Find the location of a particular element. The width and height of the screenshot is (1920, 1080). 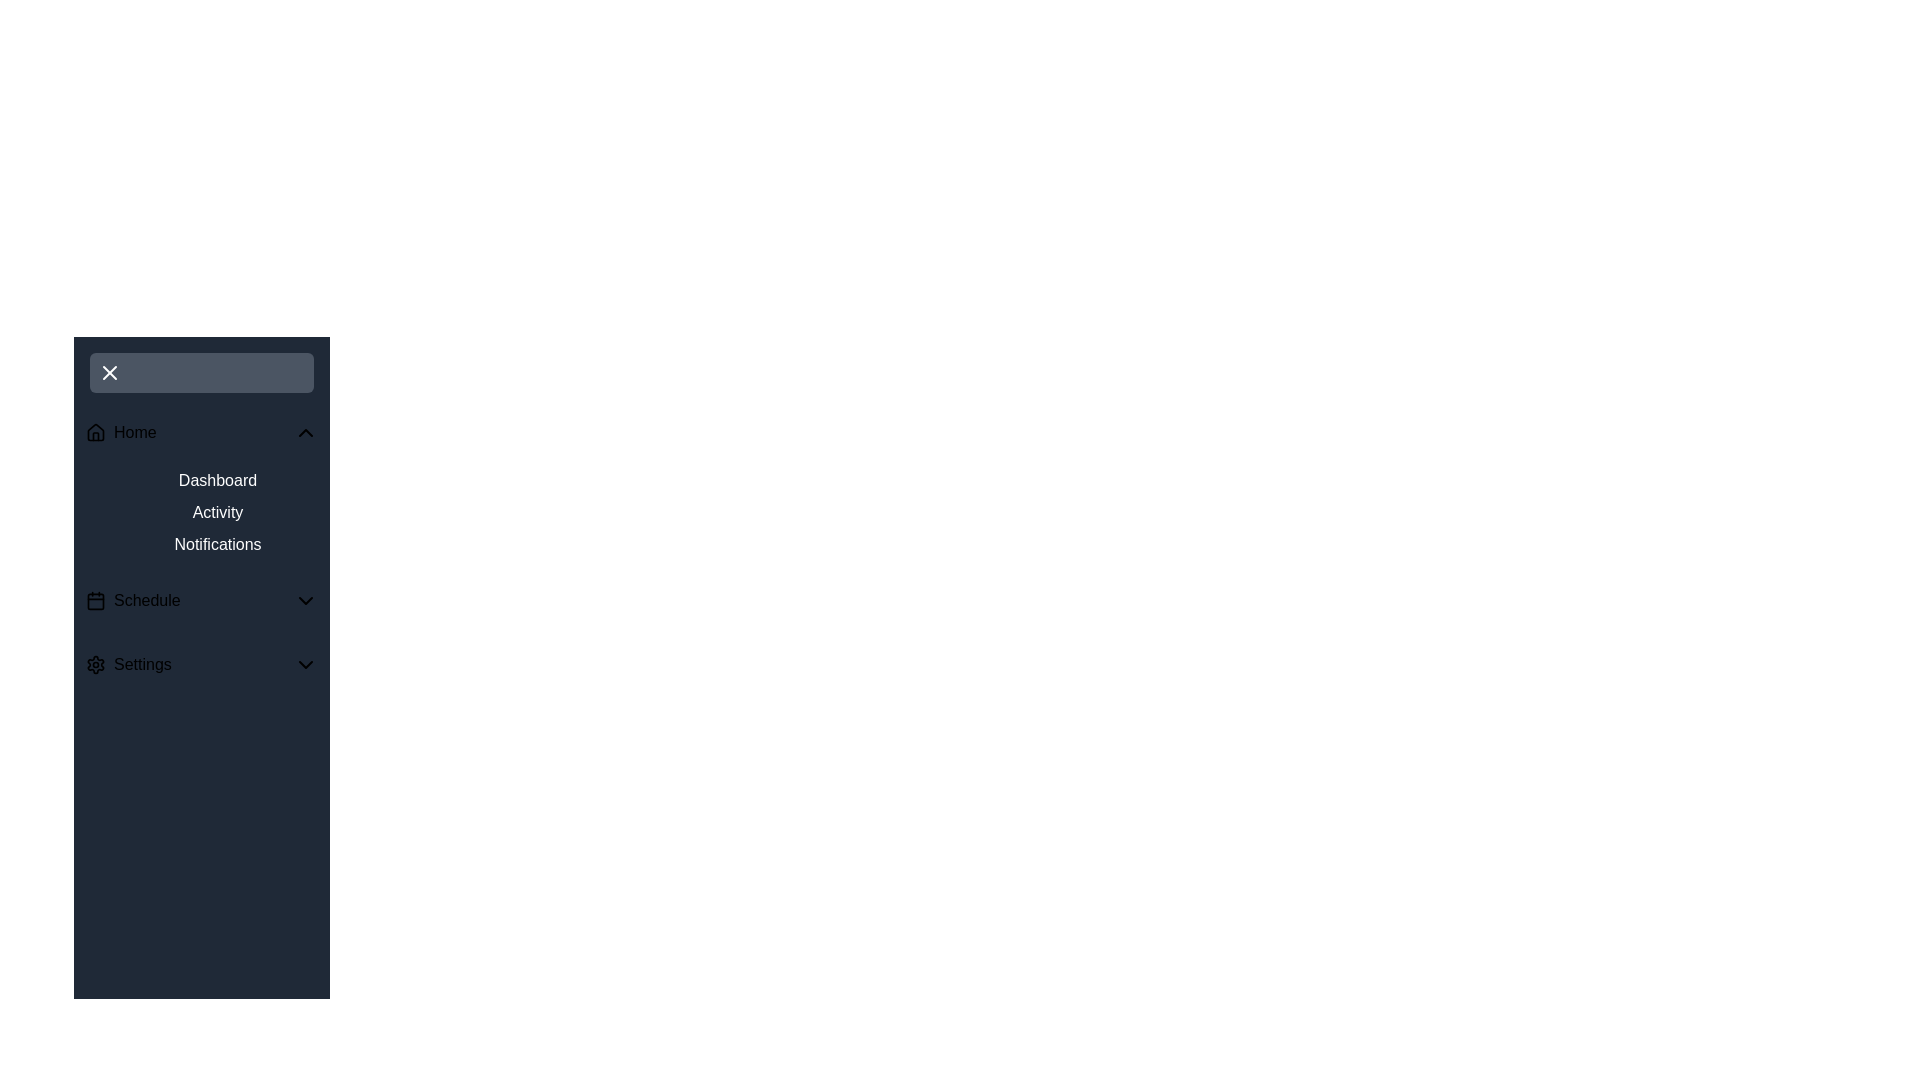

the house-shaped icon representing the Home section in the vertical navigation bar, which is located to the left of the text 'Home' is located at coordinates (95, 431).